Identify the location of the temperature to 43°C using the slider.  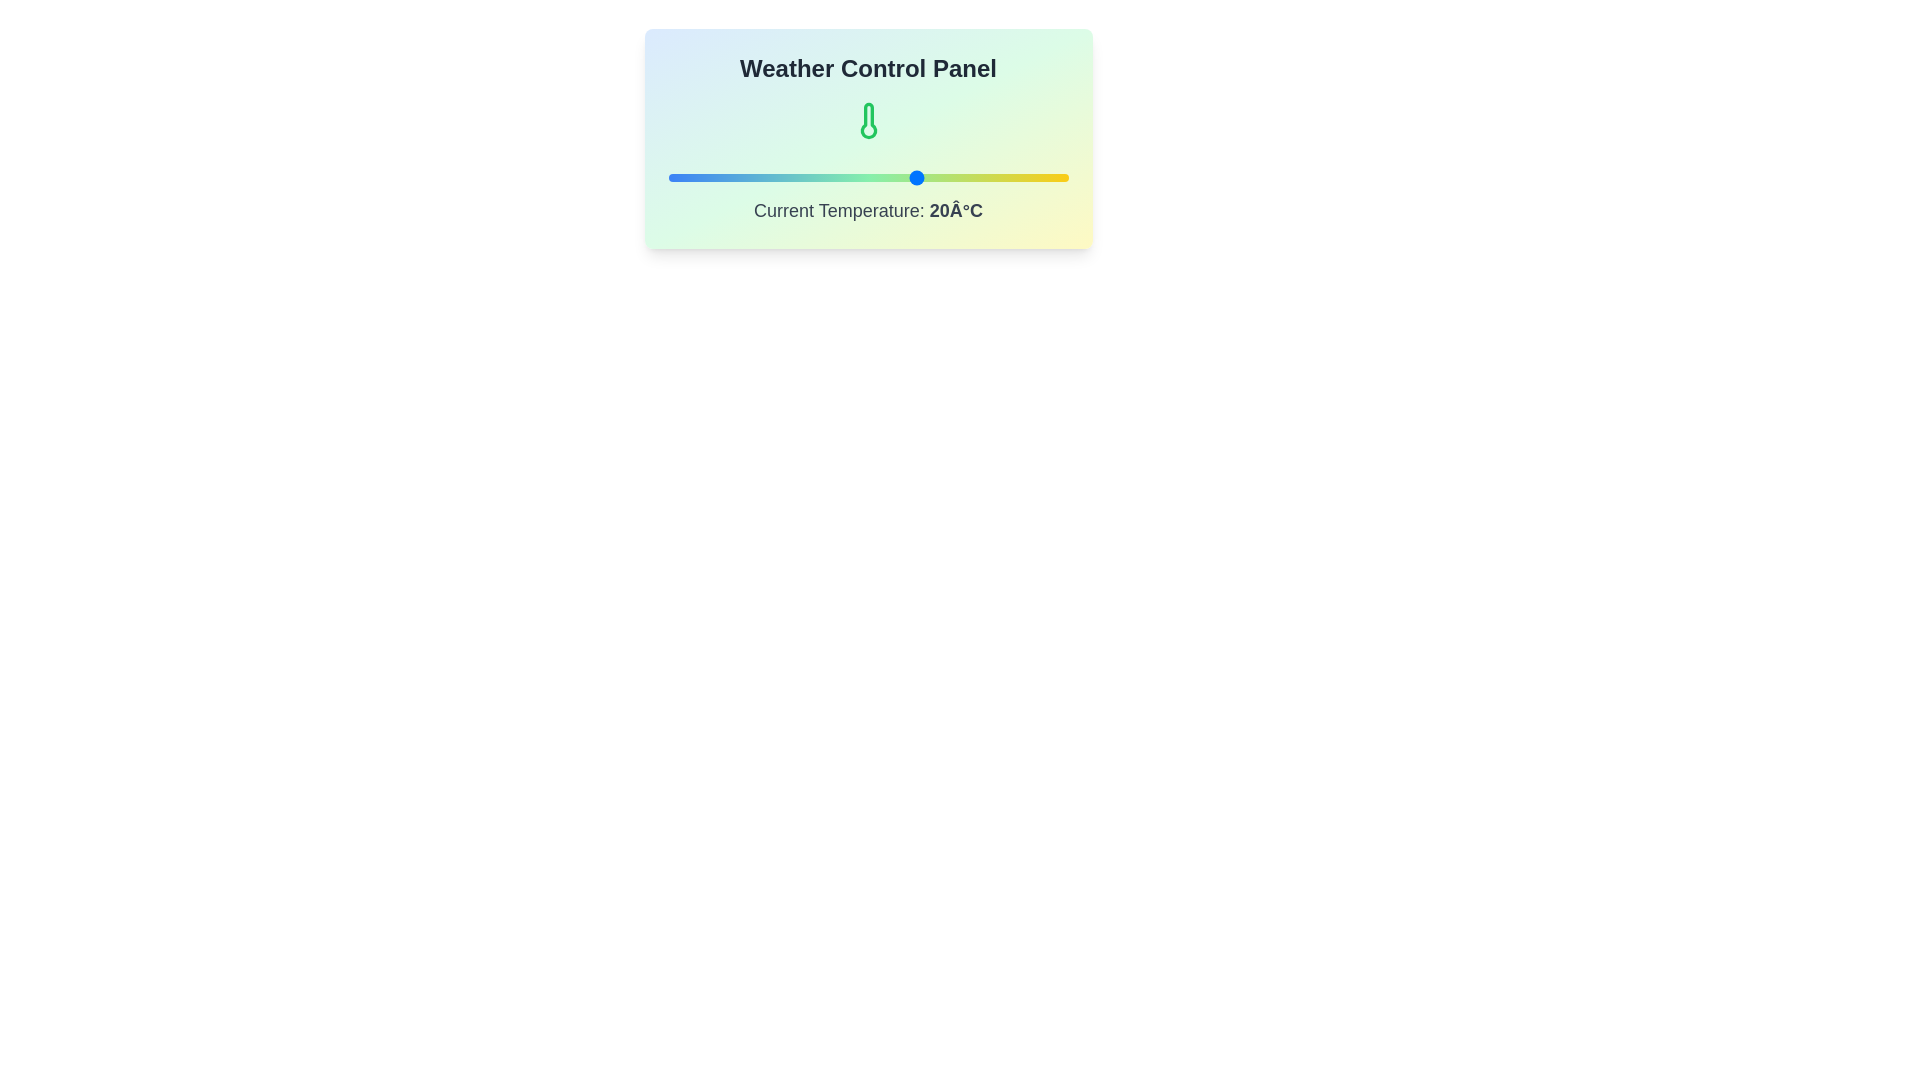
(1033, 176).